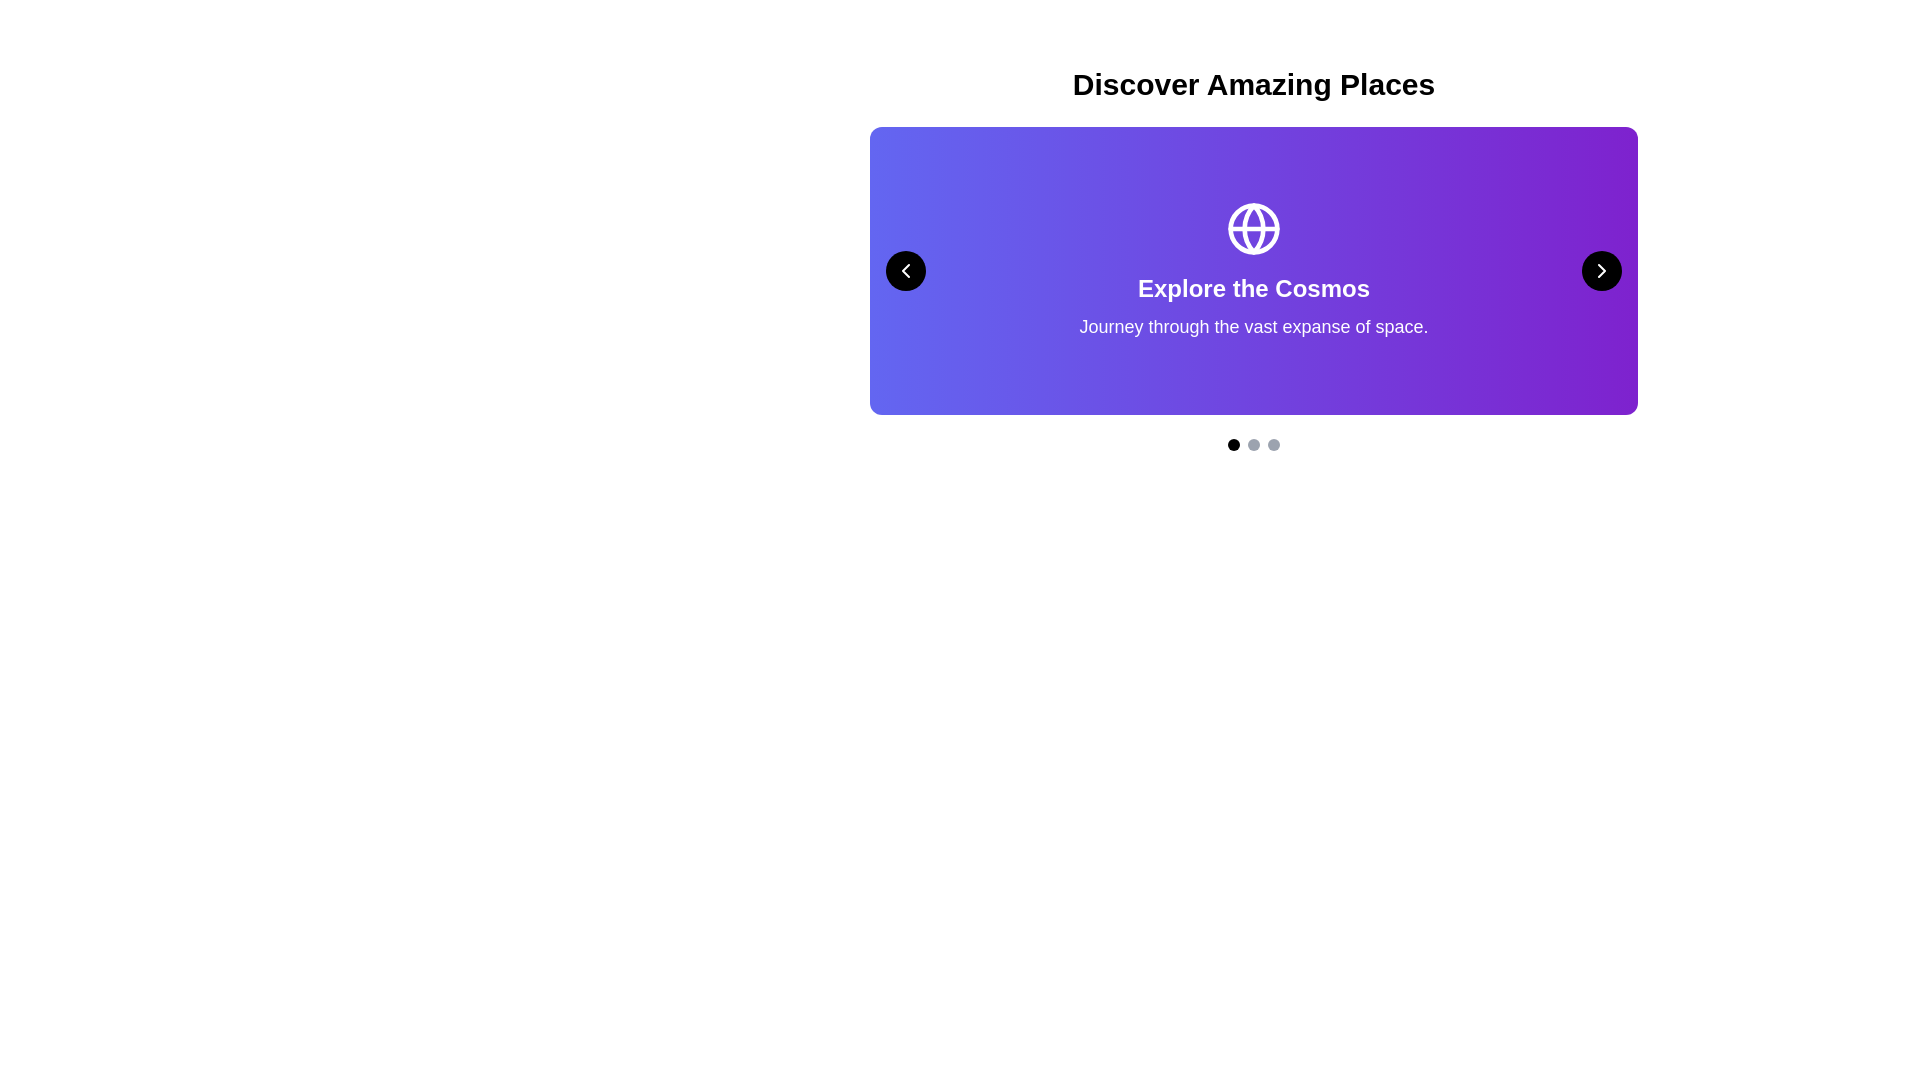  I want to click on the left-facing chevron icon inside the circular button with a black background, so click(905, 270).